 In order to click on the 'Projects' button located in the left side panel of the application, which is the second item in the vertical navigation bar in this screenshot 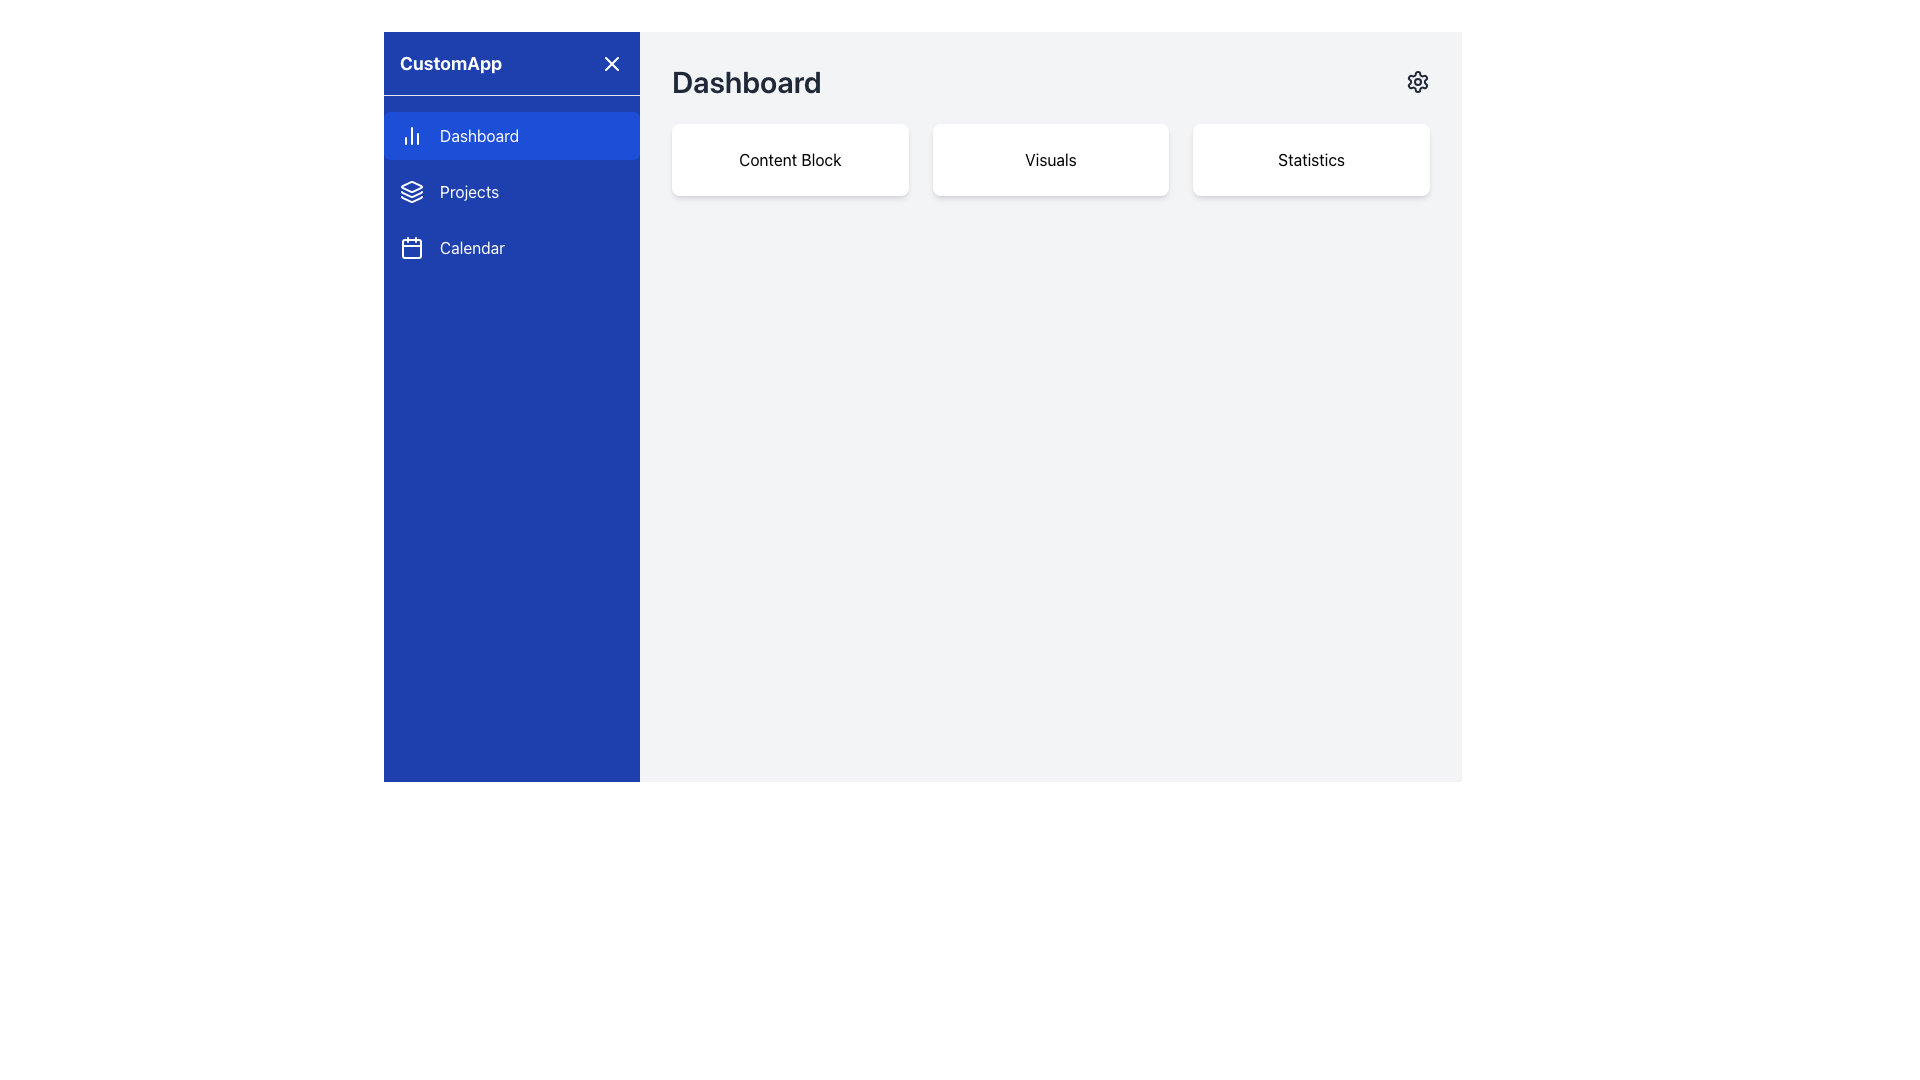, I will do `click(512, 192)`.